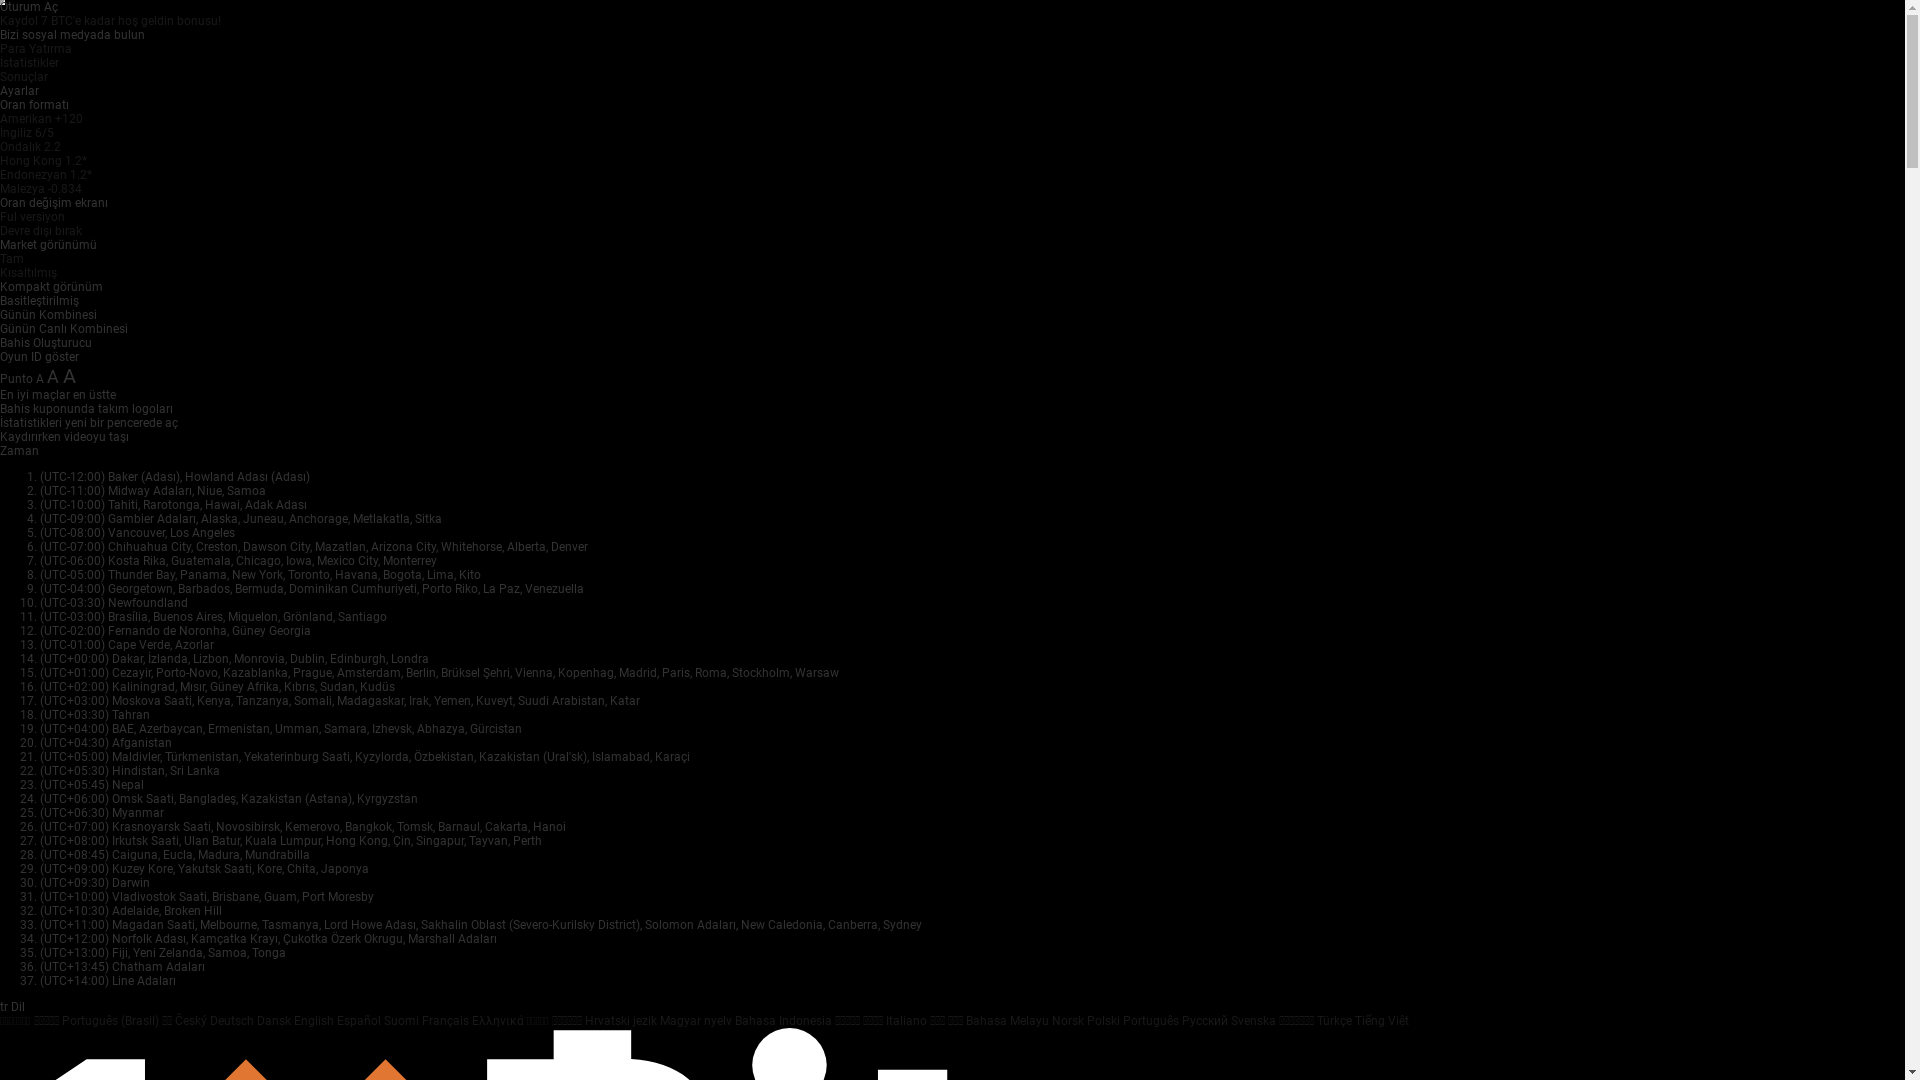  I want to click on 'Bahasa Indonesia', so click(733, 1021).